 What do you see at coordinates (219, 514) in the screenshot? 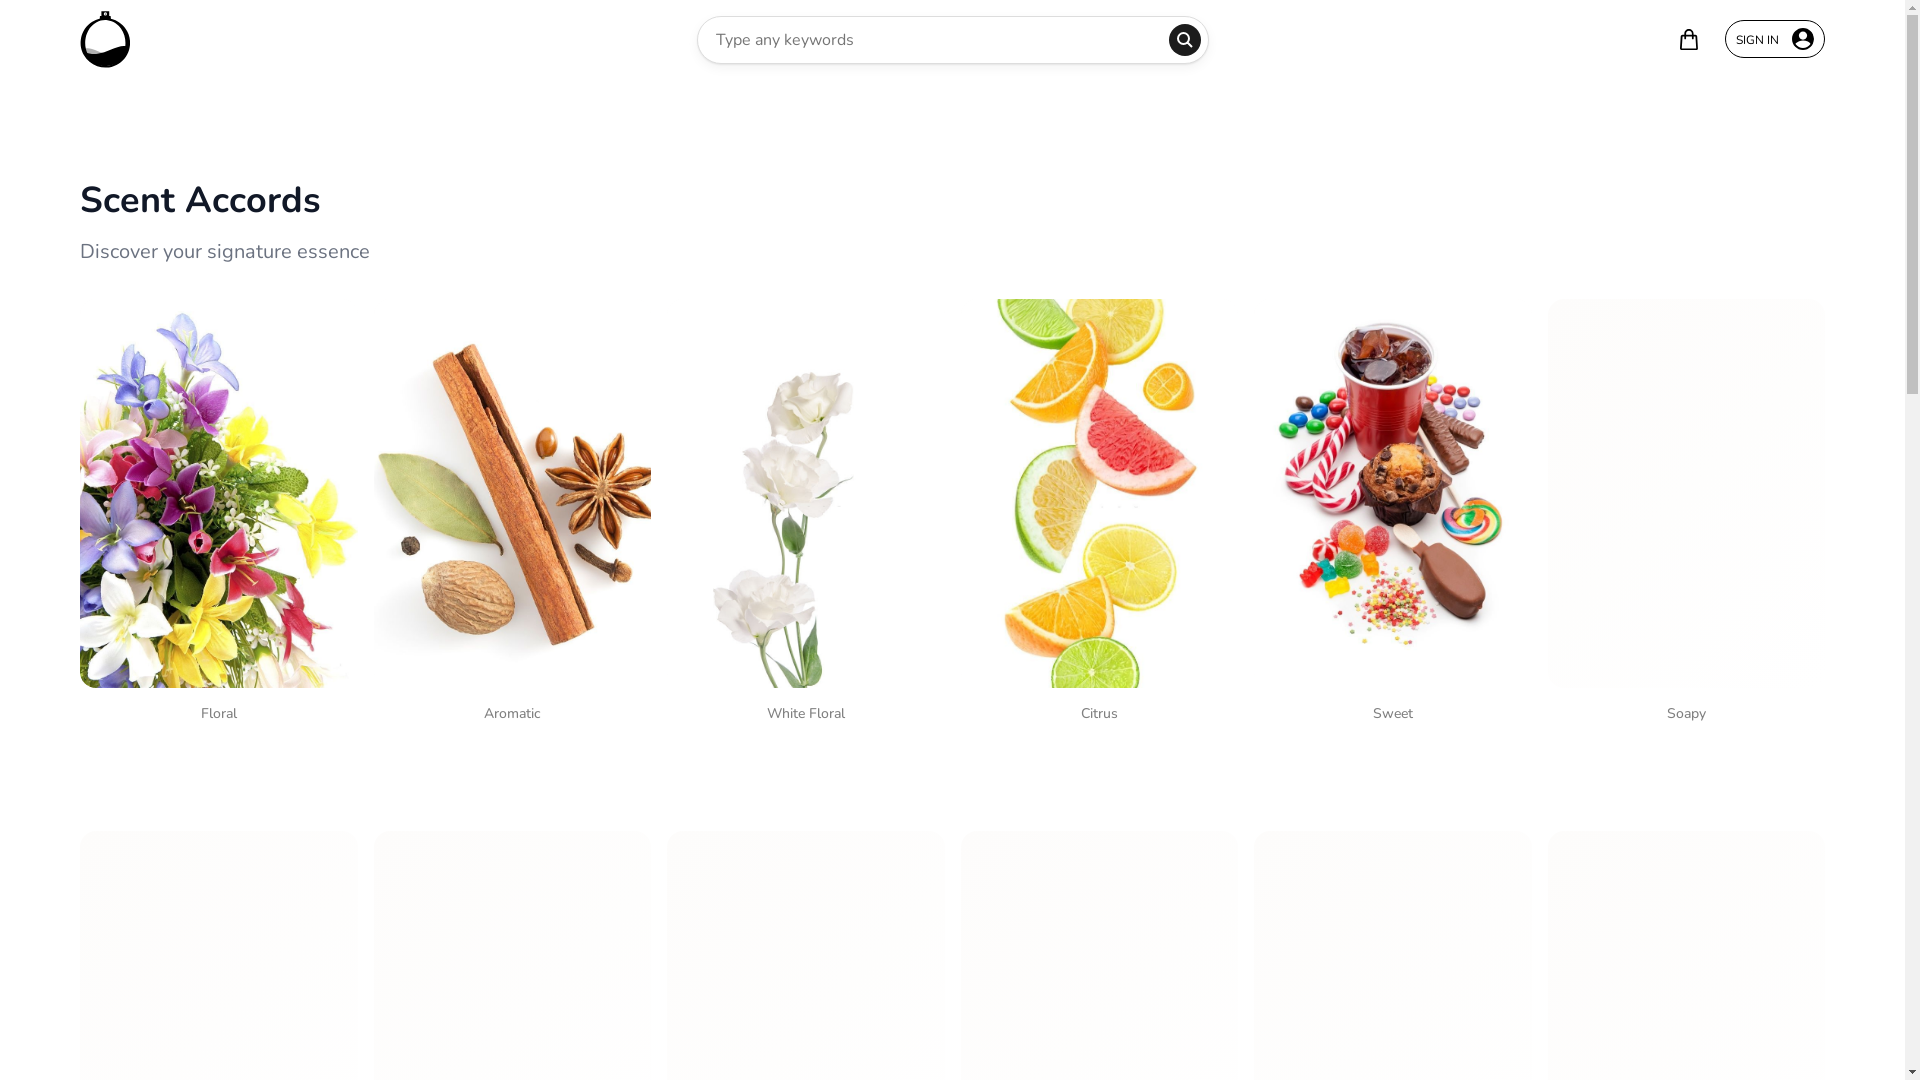
I see `'Floral'` at bounding box center [219, 514].